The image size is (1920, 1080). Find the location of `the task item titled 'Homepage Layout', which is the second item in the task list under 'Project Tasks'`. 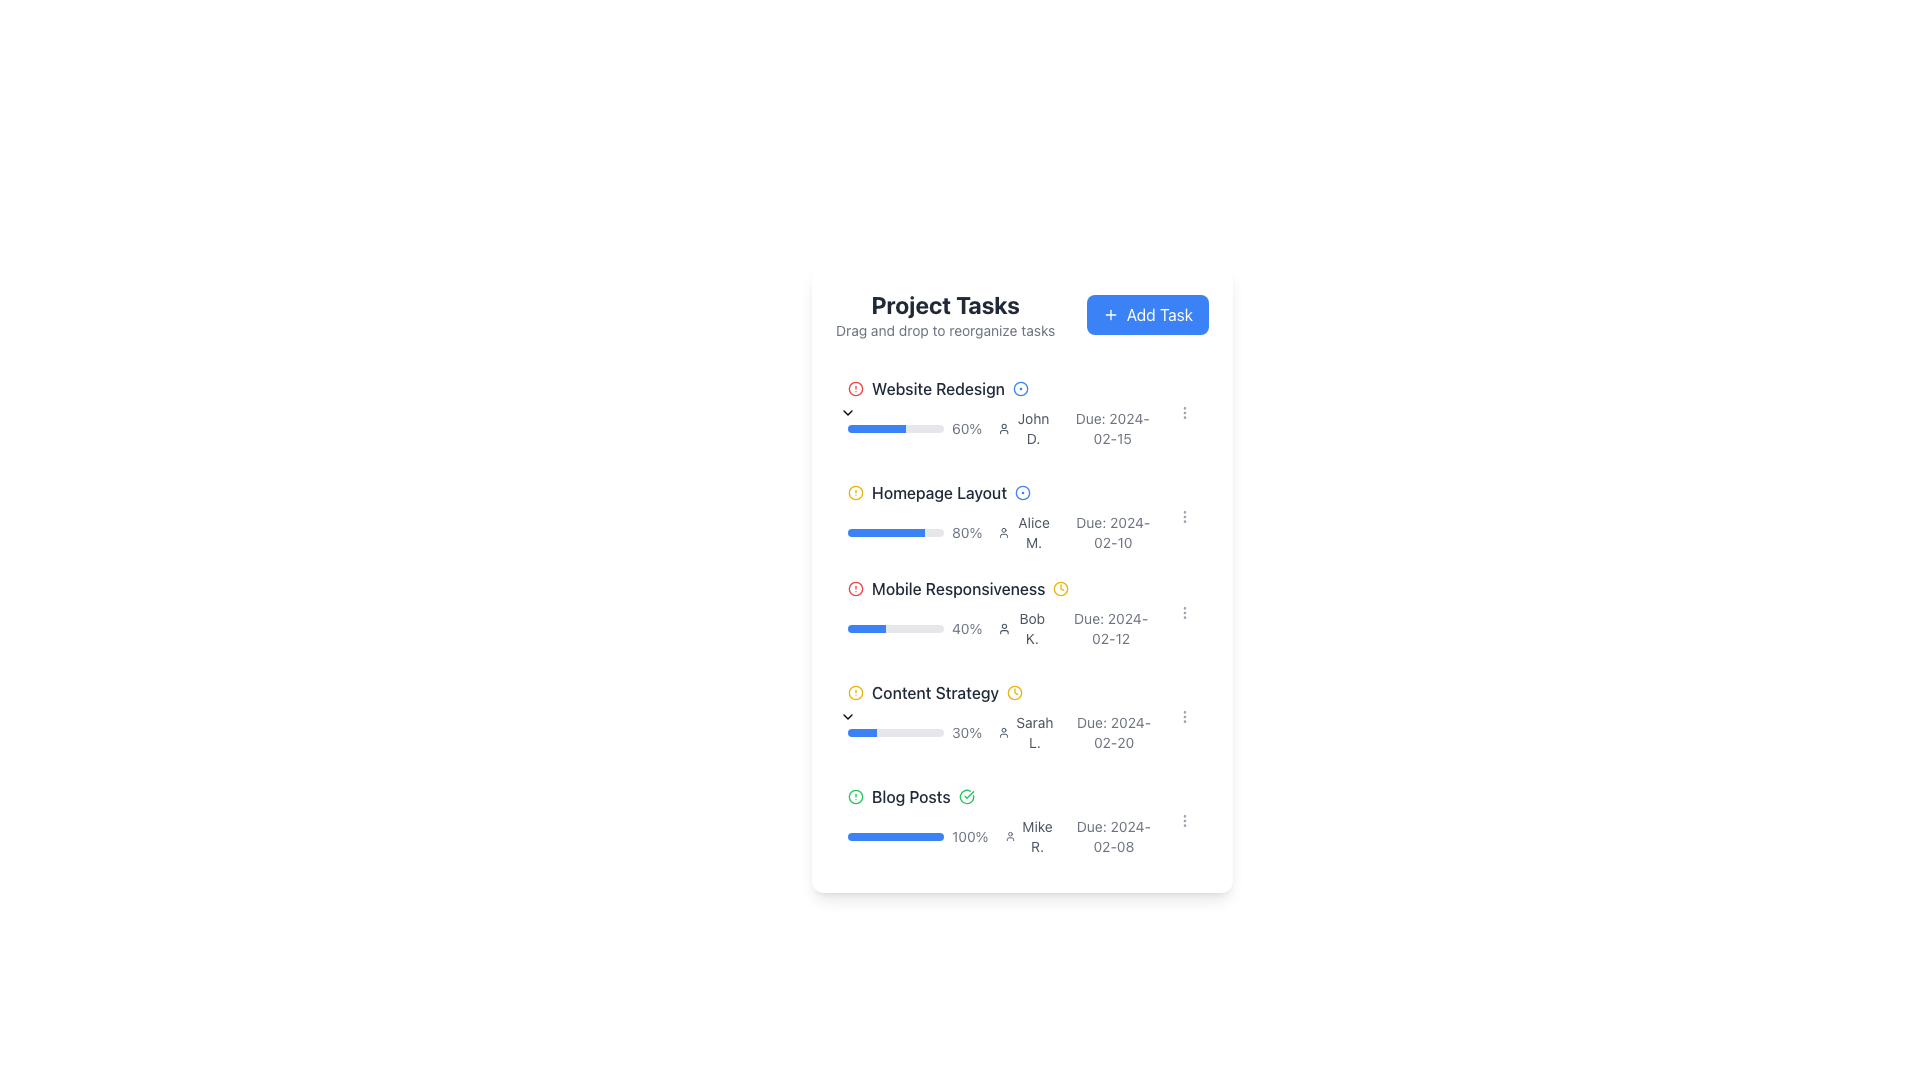

the task item titled 'Homepage Layout', which is the second item in the task list under 'Project Tasks' is located at coordinates (1022, 512).